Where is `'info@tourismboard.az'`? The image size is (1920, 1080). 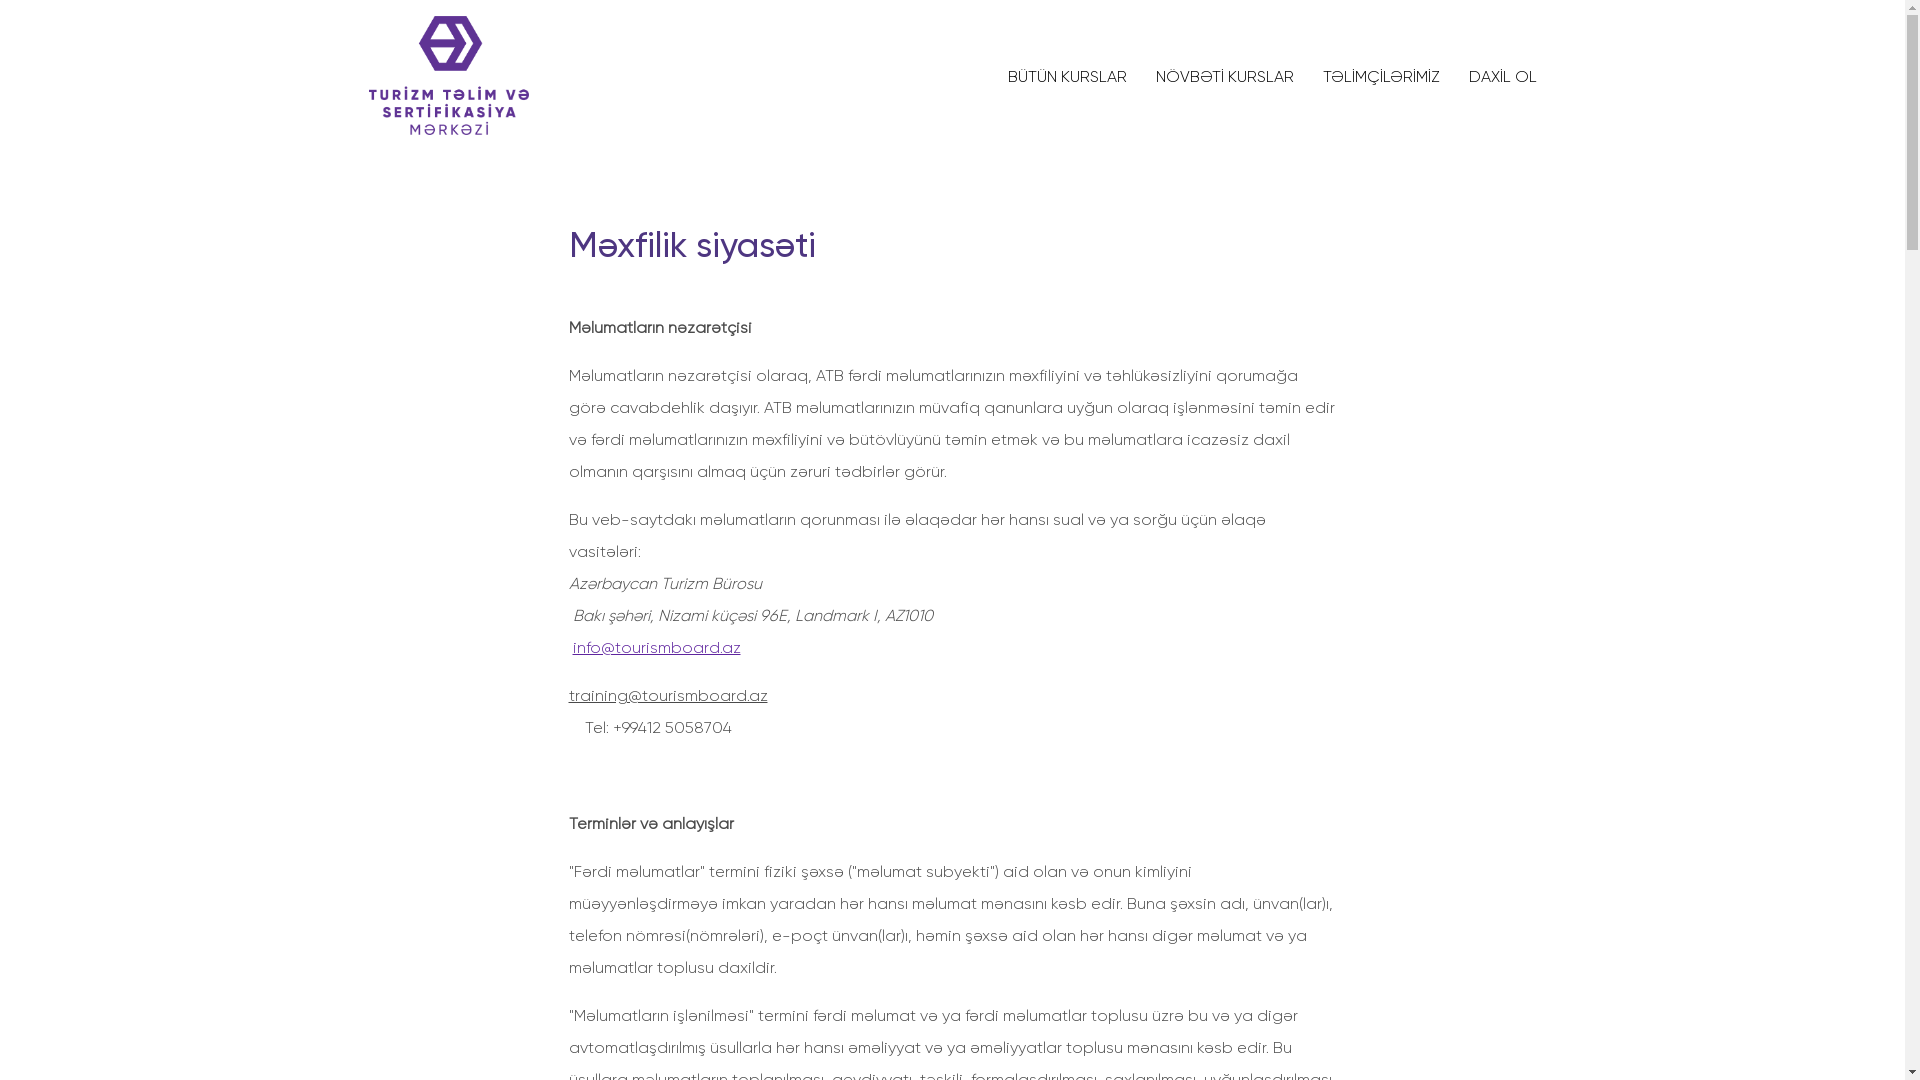 'info@tourismboard.az' is located at coordinates (656, 647).